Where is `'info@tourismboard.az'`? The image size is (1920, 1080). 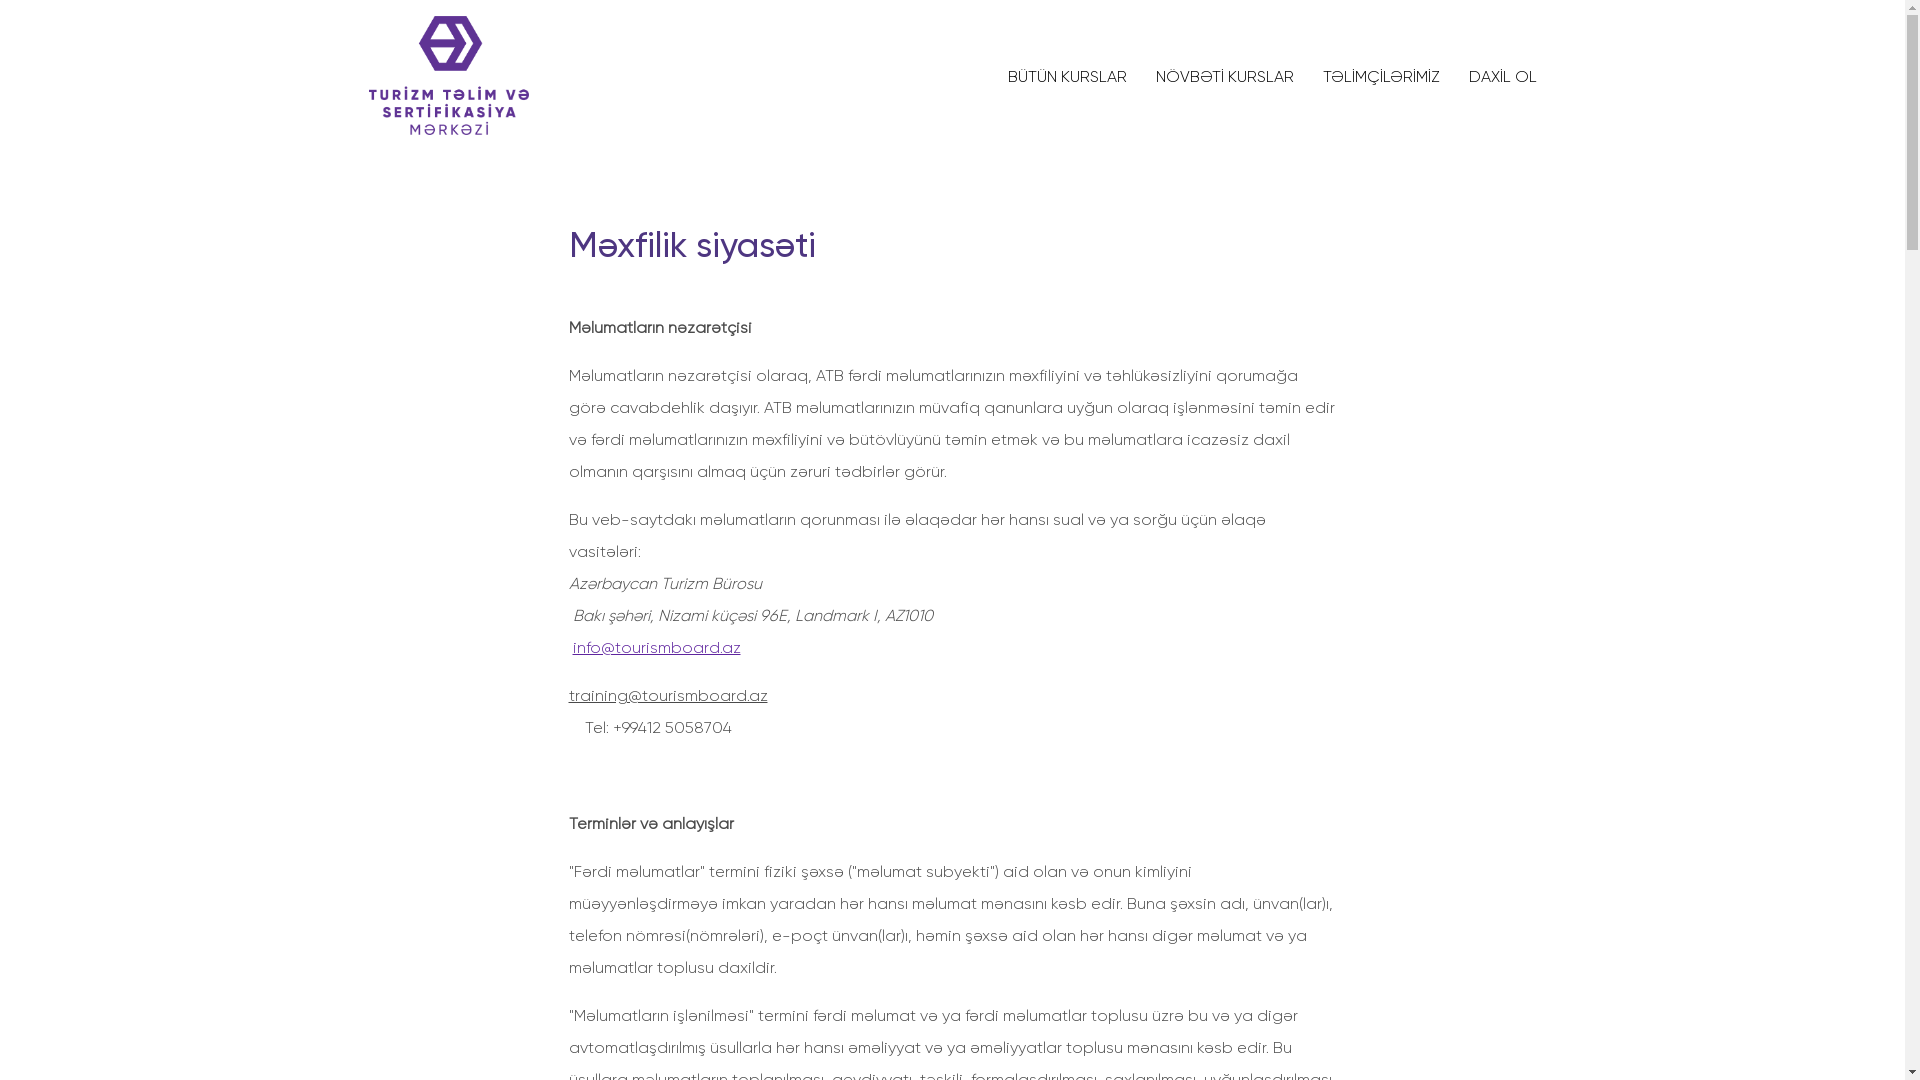 'info@tourismboard.az' is located at coordinates (656, 647).